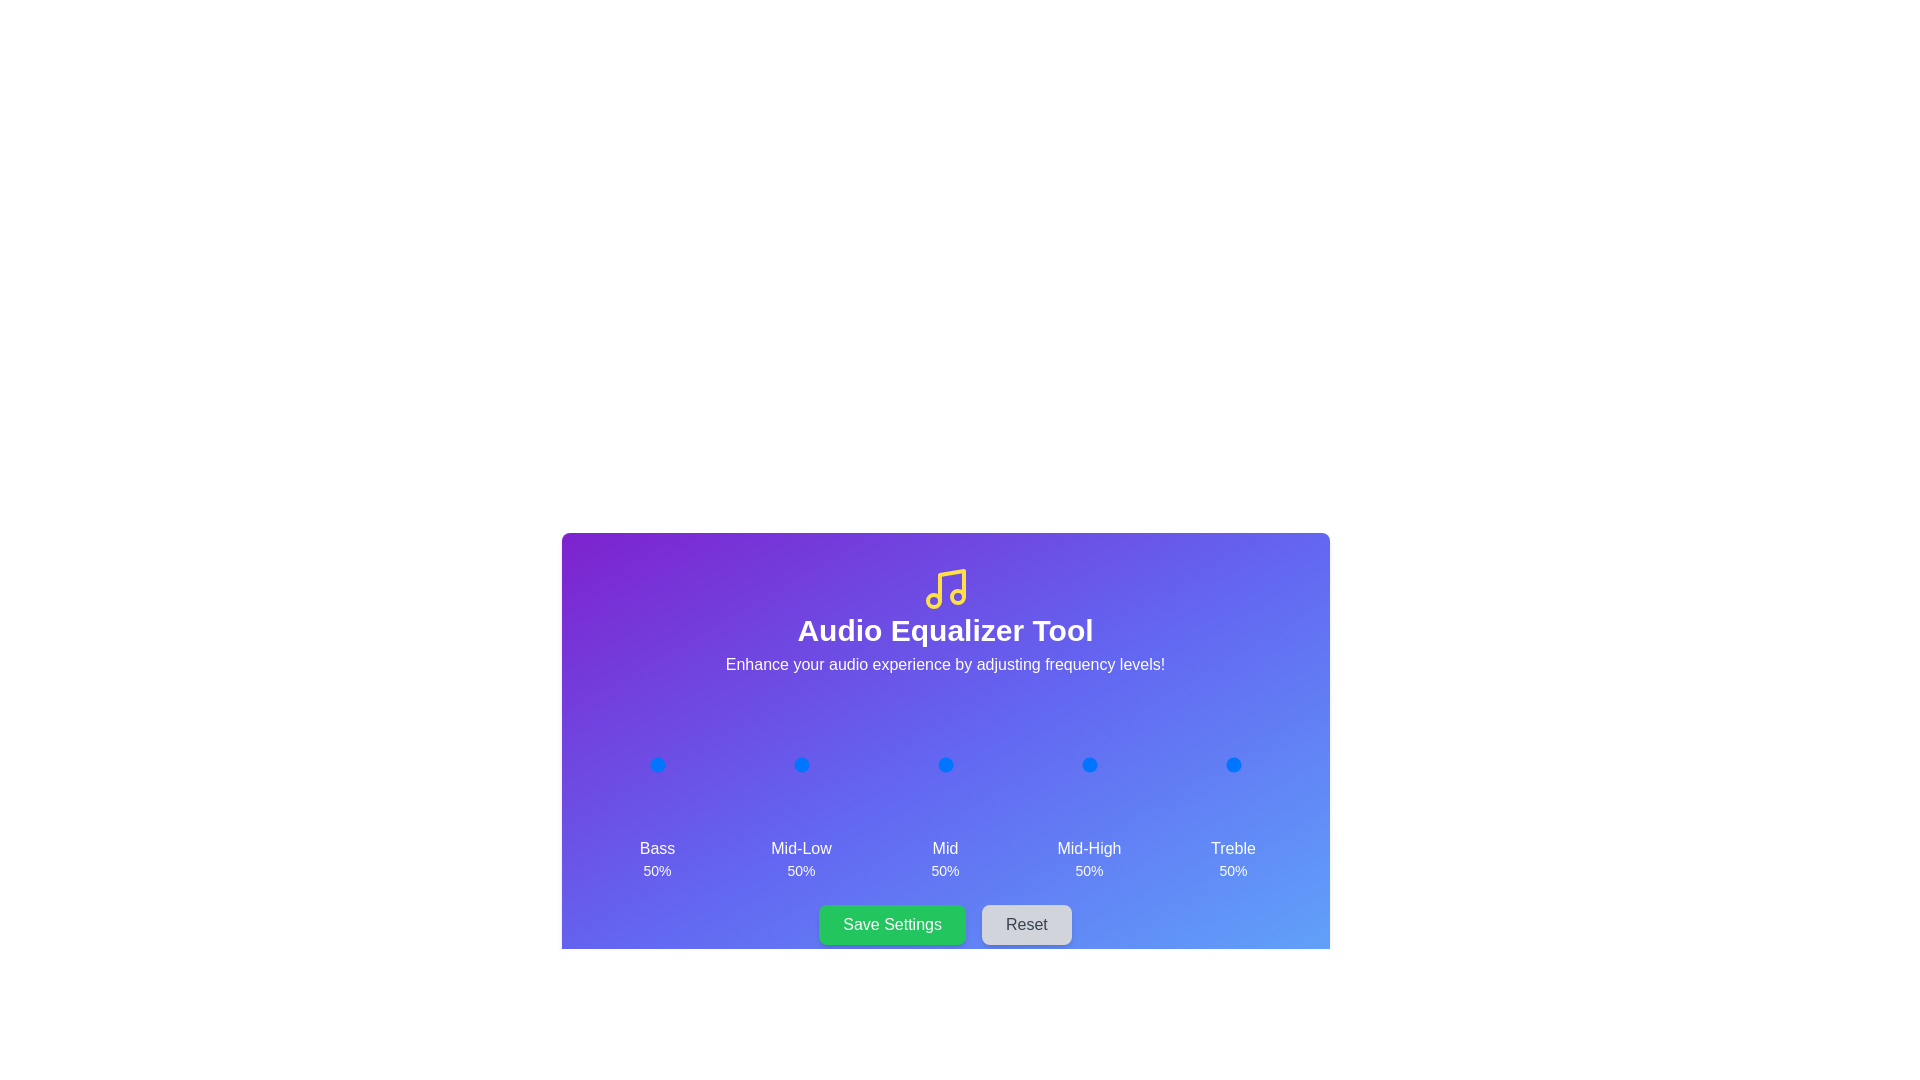  What do you see at coordinates (976, 764) in the screenshot?
I see `the 2 slider to 99%` at bounding box center [976, 764].